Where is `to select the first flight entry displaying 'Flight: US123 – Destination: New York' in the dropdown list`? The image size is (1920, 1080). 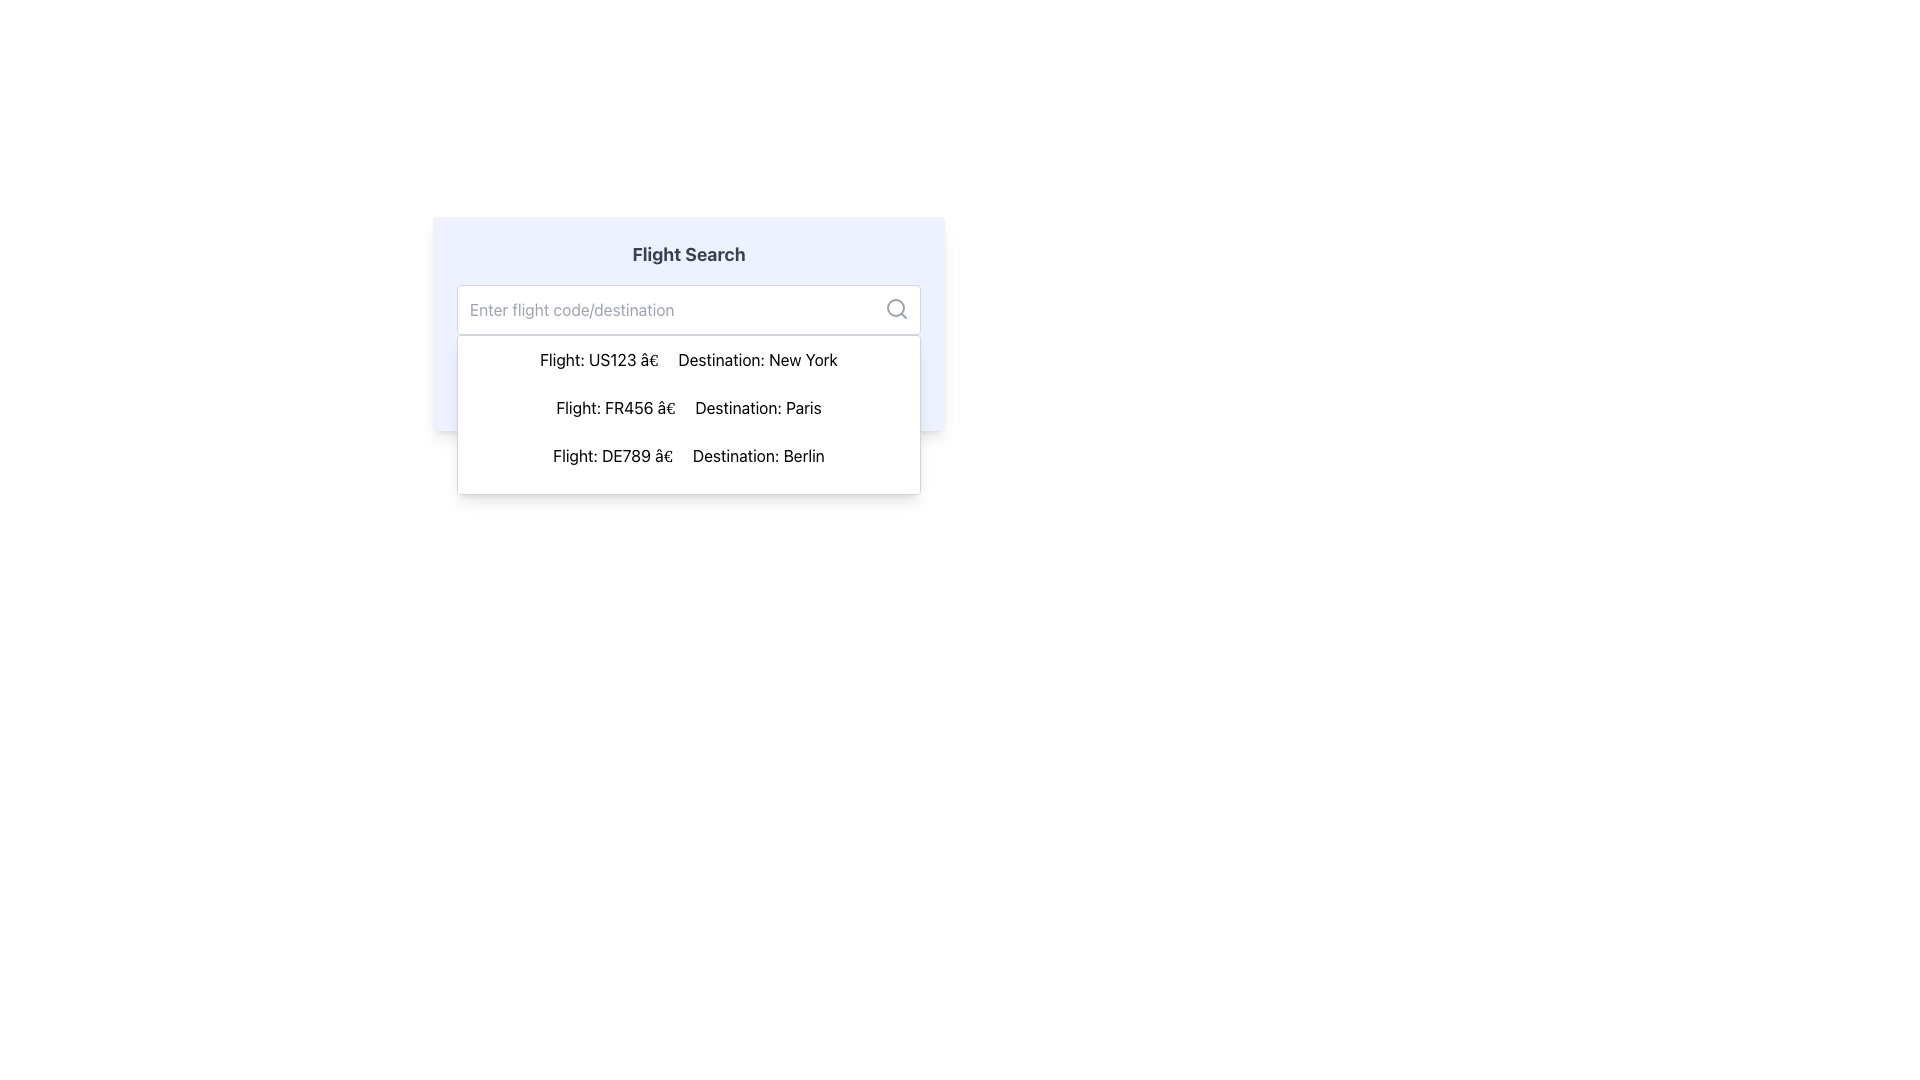 to select the first flight entry displaying 'Flight: US123 – Destination: New York' in the dropdown list is located at coordinates (689, 358).